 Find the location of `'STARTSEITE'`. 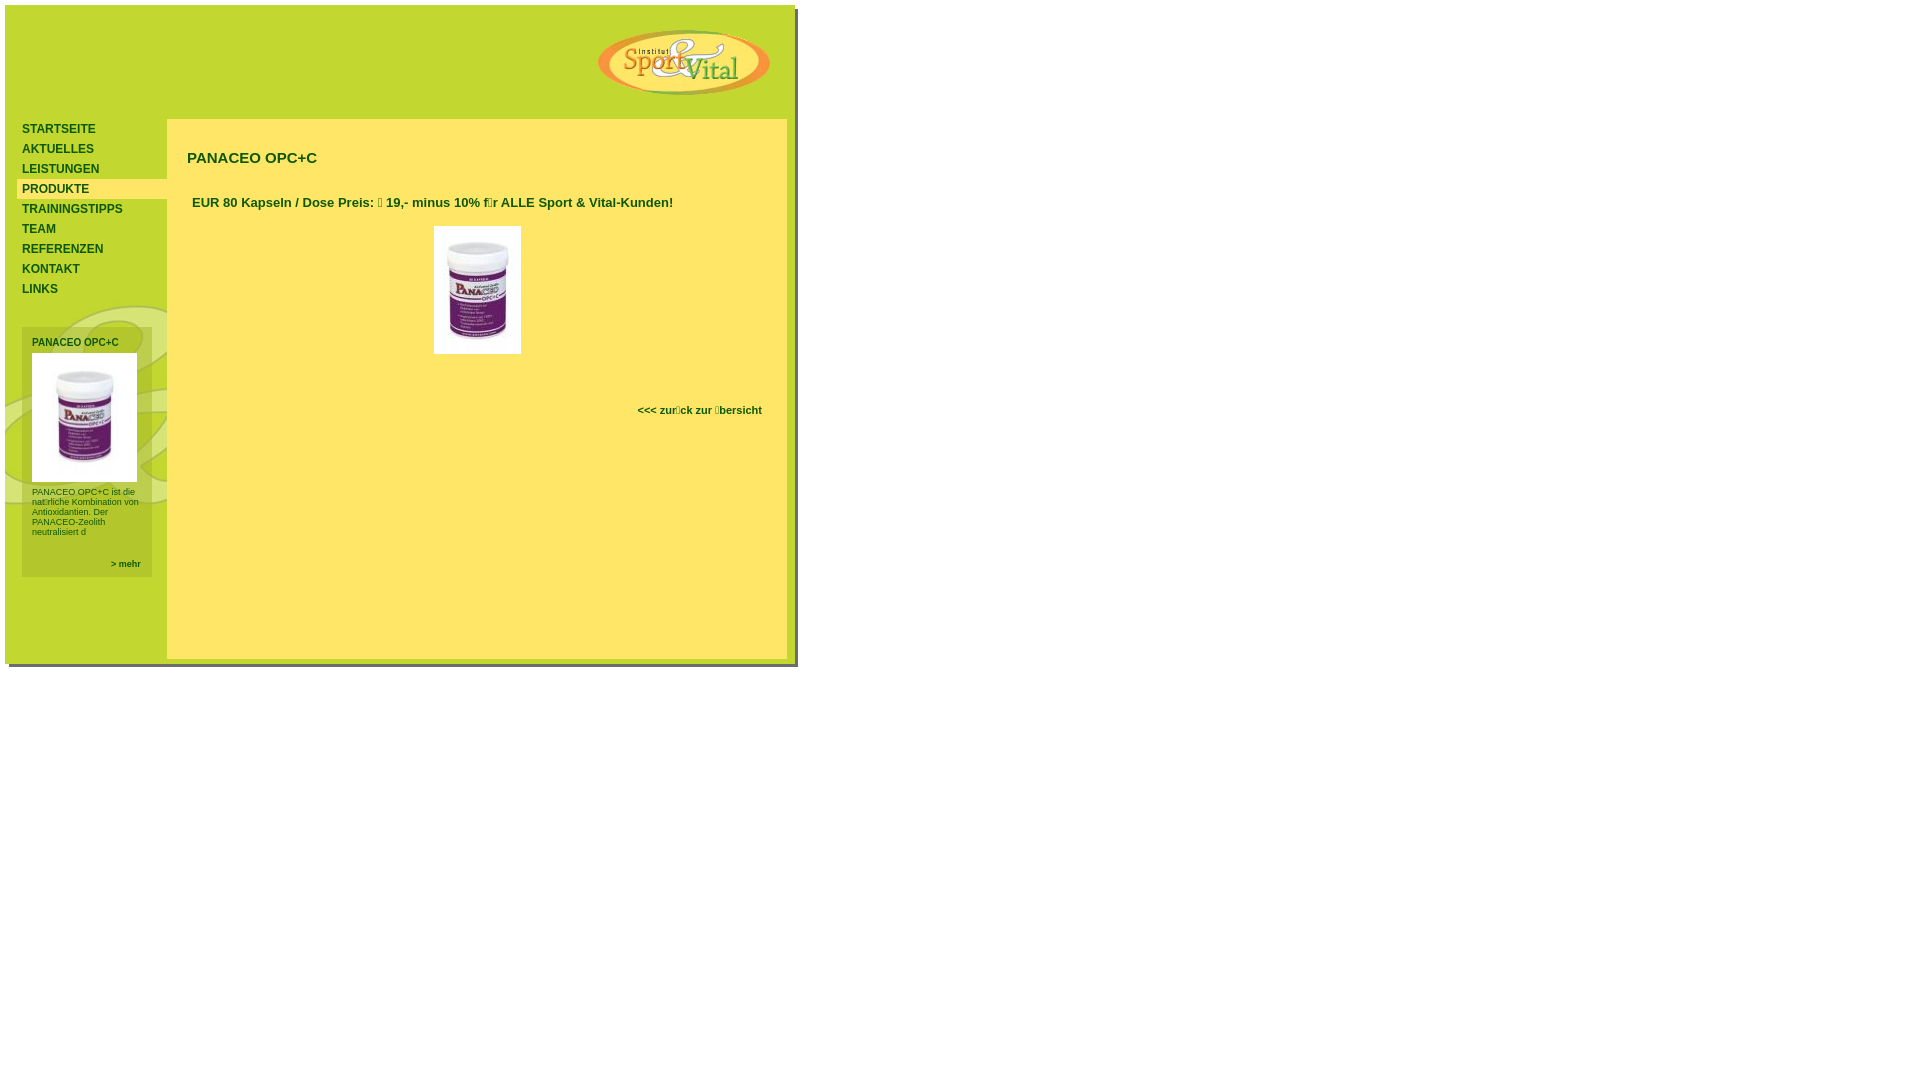

'STARTSEITE' is located at coordinates (90, 128).